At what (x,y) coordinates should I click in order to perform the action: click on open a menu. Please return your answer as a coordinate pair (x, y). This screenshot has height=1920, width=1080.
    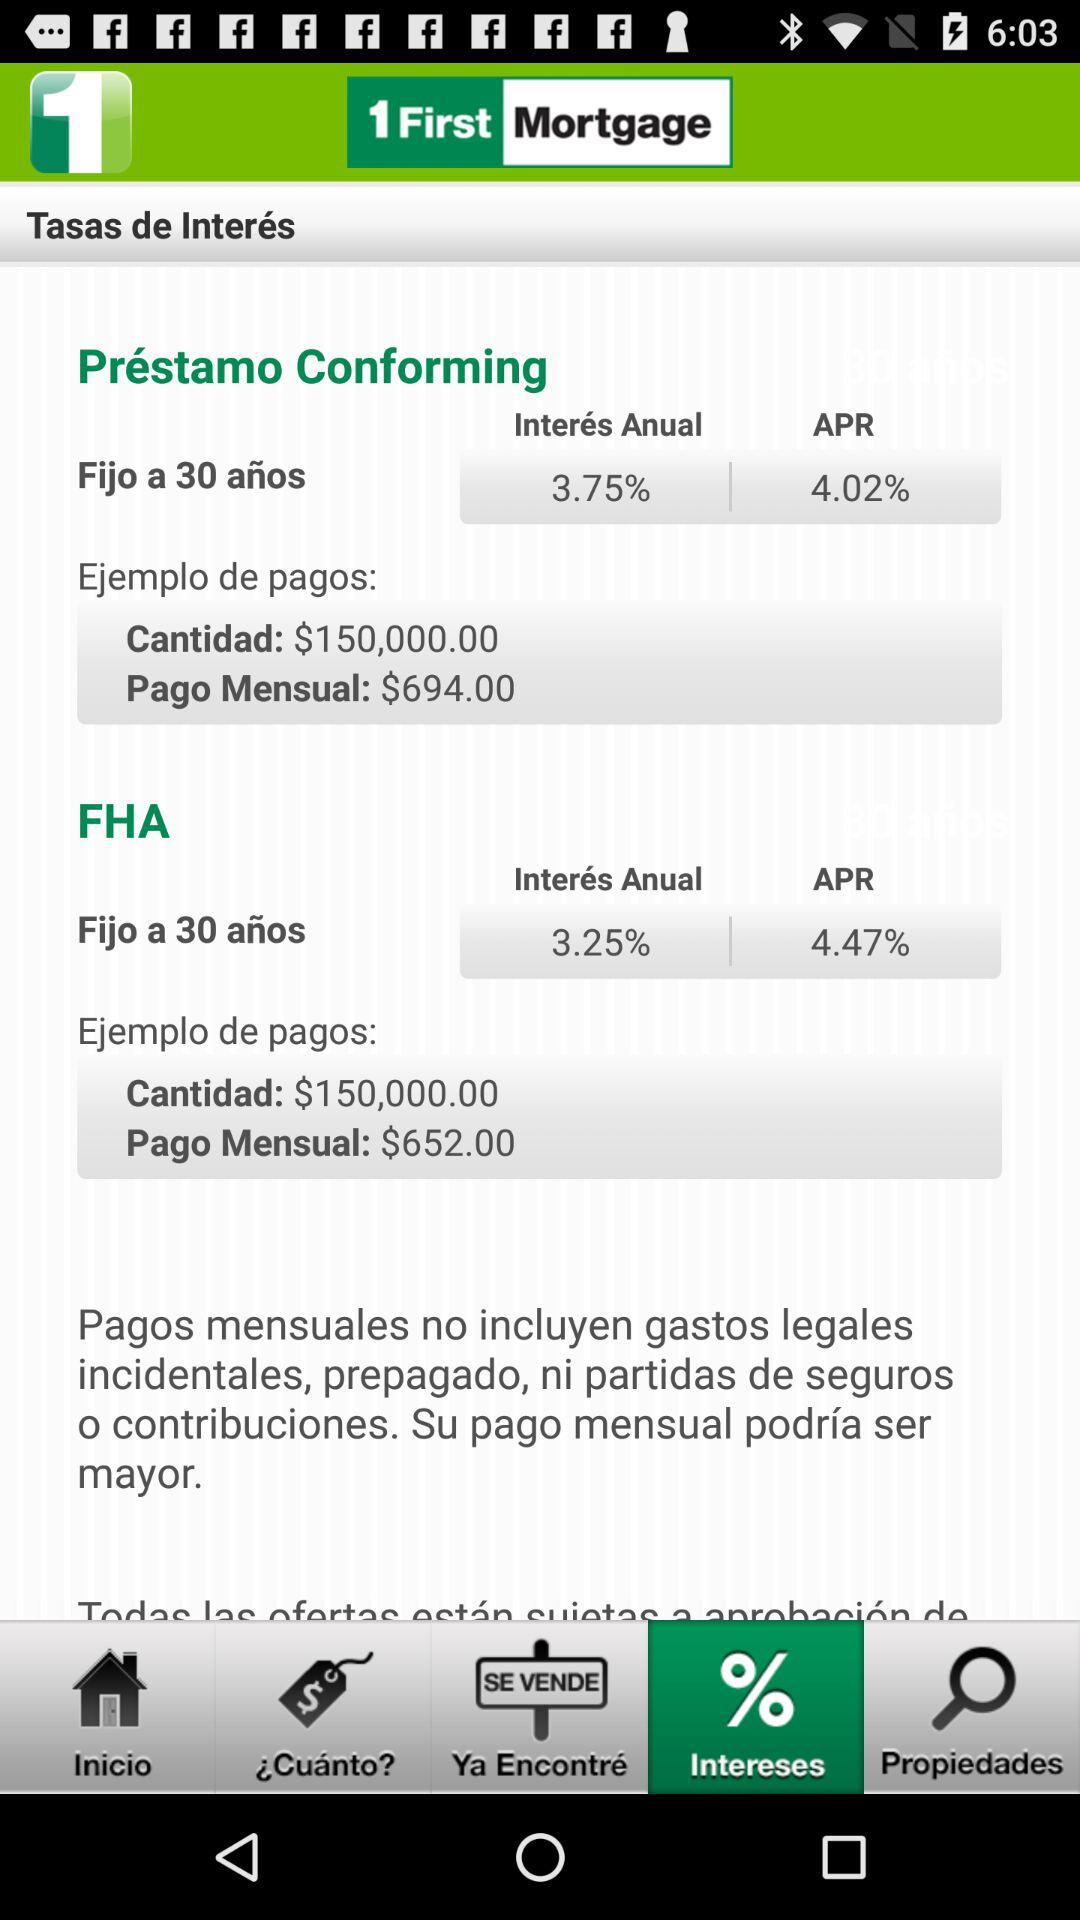
    Looking at the image, I should click on (323, 1706).